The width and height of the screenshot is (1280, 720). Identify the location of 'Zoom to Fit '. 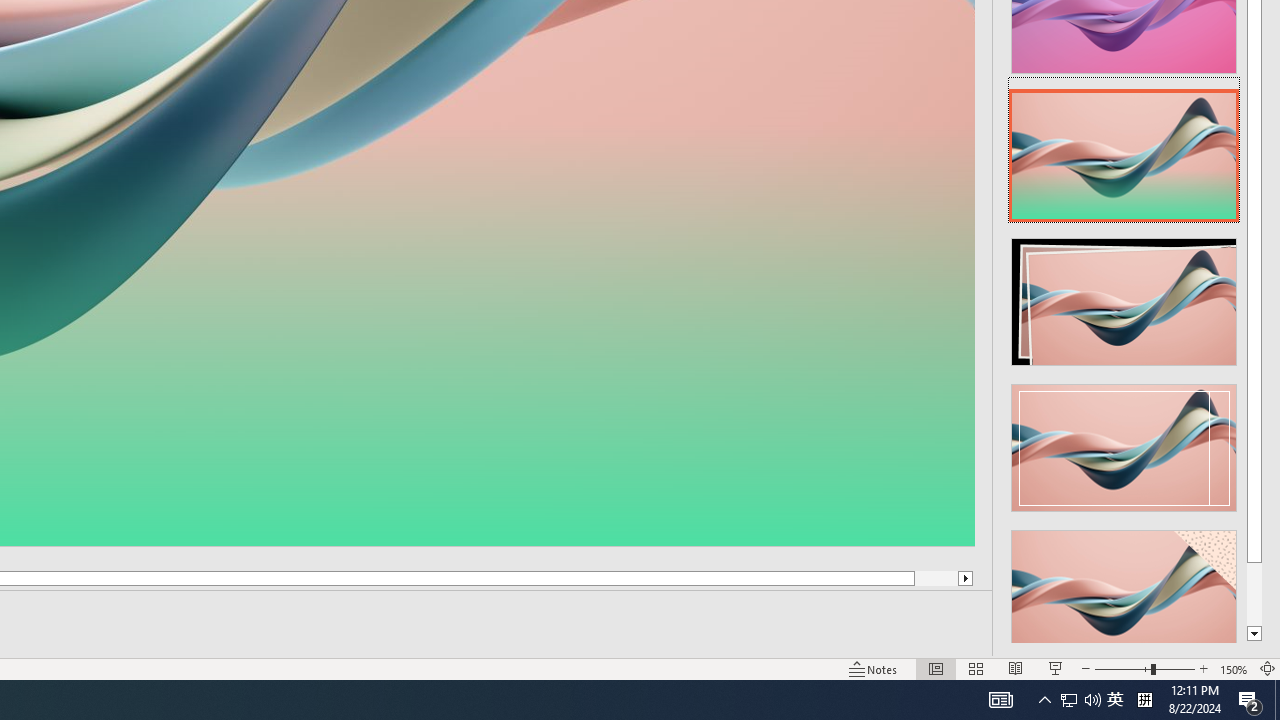
(1266, 669).